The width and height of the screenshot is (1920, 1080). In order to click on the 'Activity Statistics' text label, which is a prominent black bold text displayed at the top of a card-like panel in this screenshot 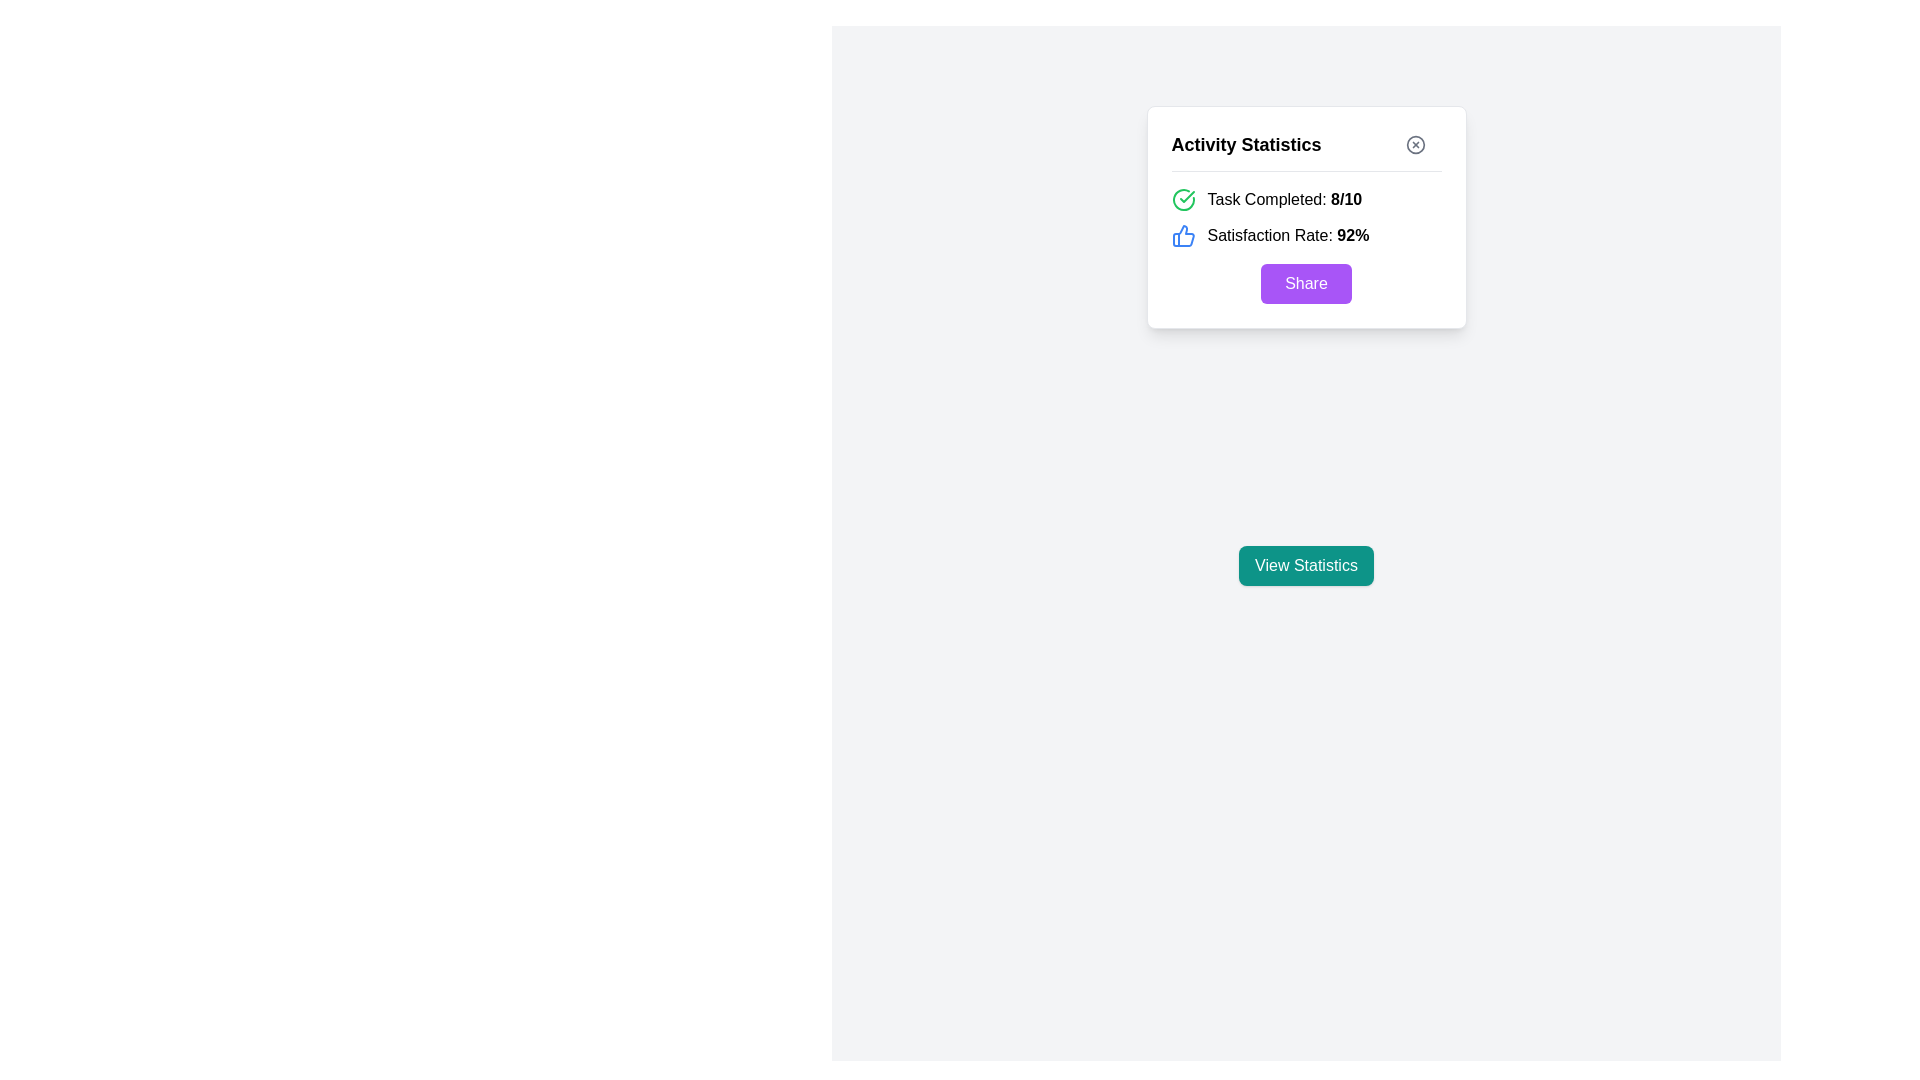, I will do `click(1245, 144)`.